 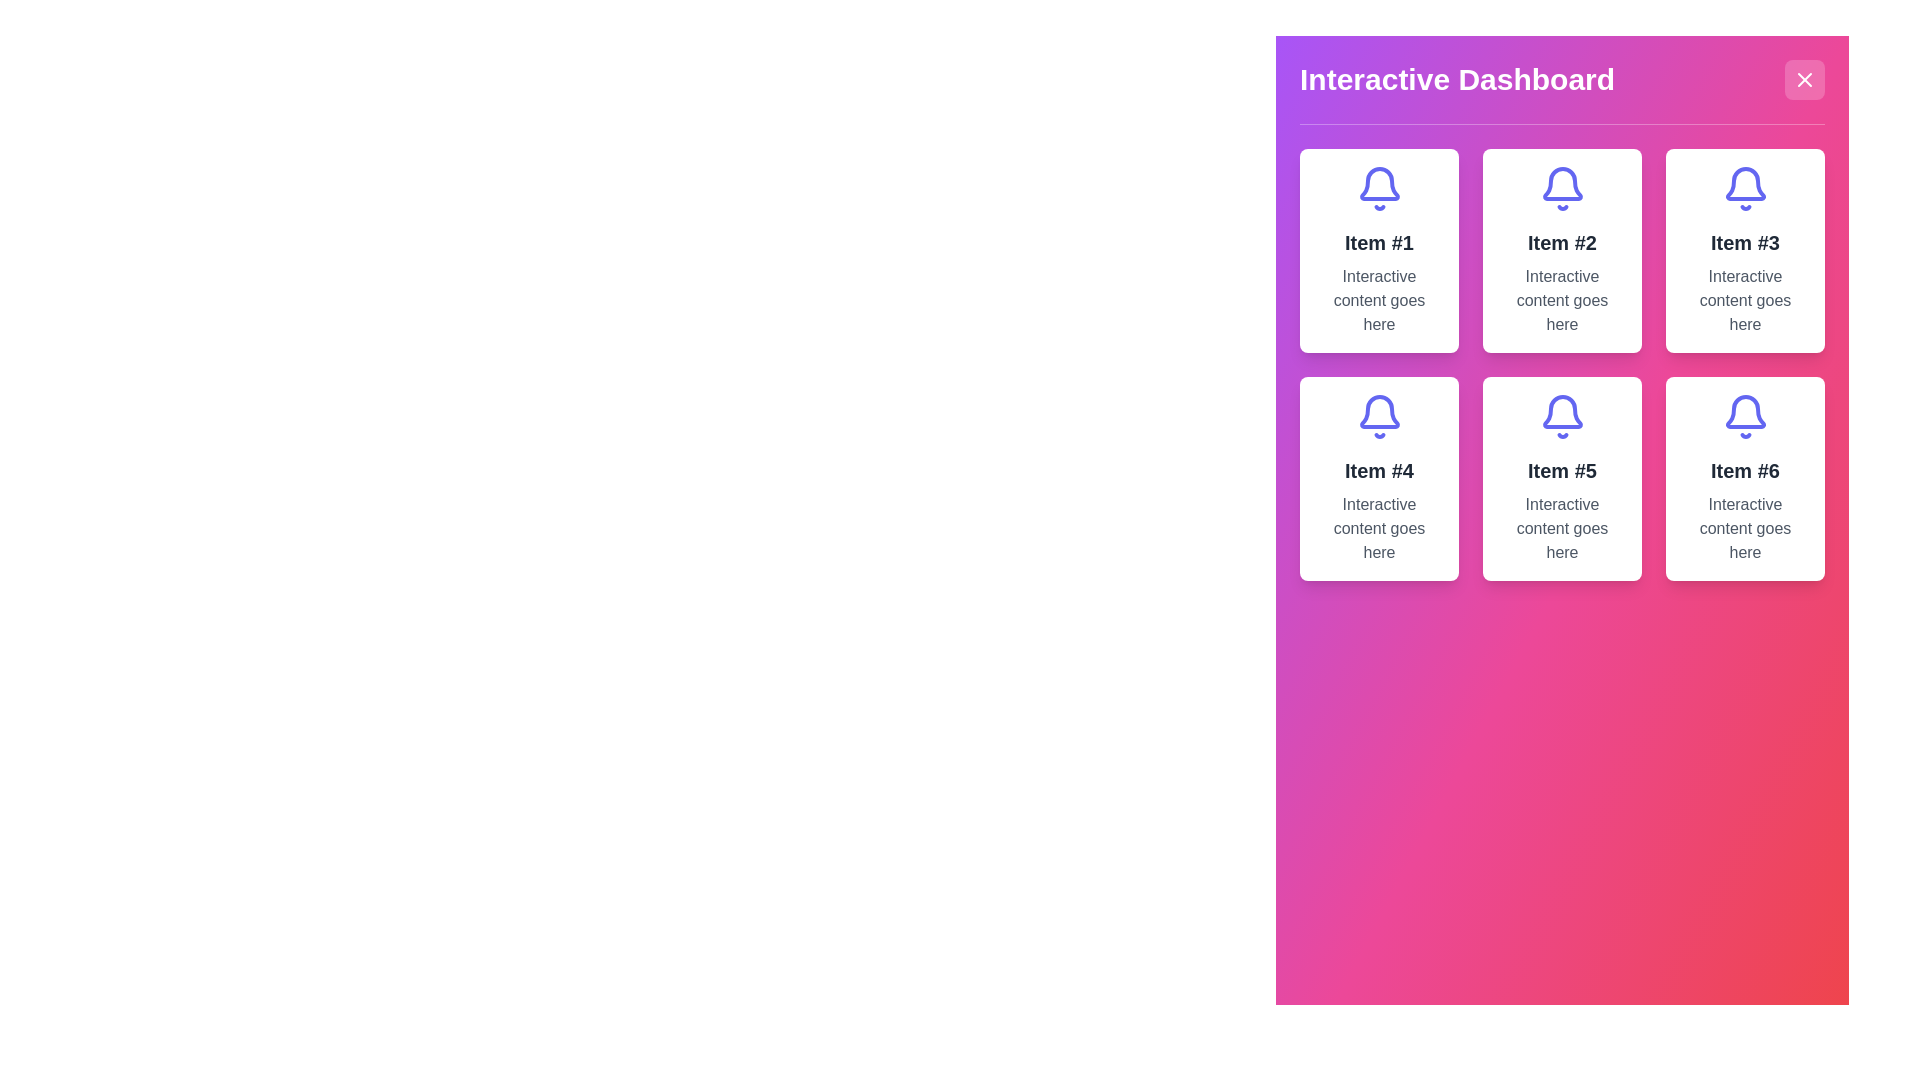 I want to click on the multi-line text block displaying 'Interactive content goes here.' which is styled in muted grey and located in the second card of the grid layout under the title 'Interactive Dashboard.', so click(x=1561, y=300).